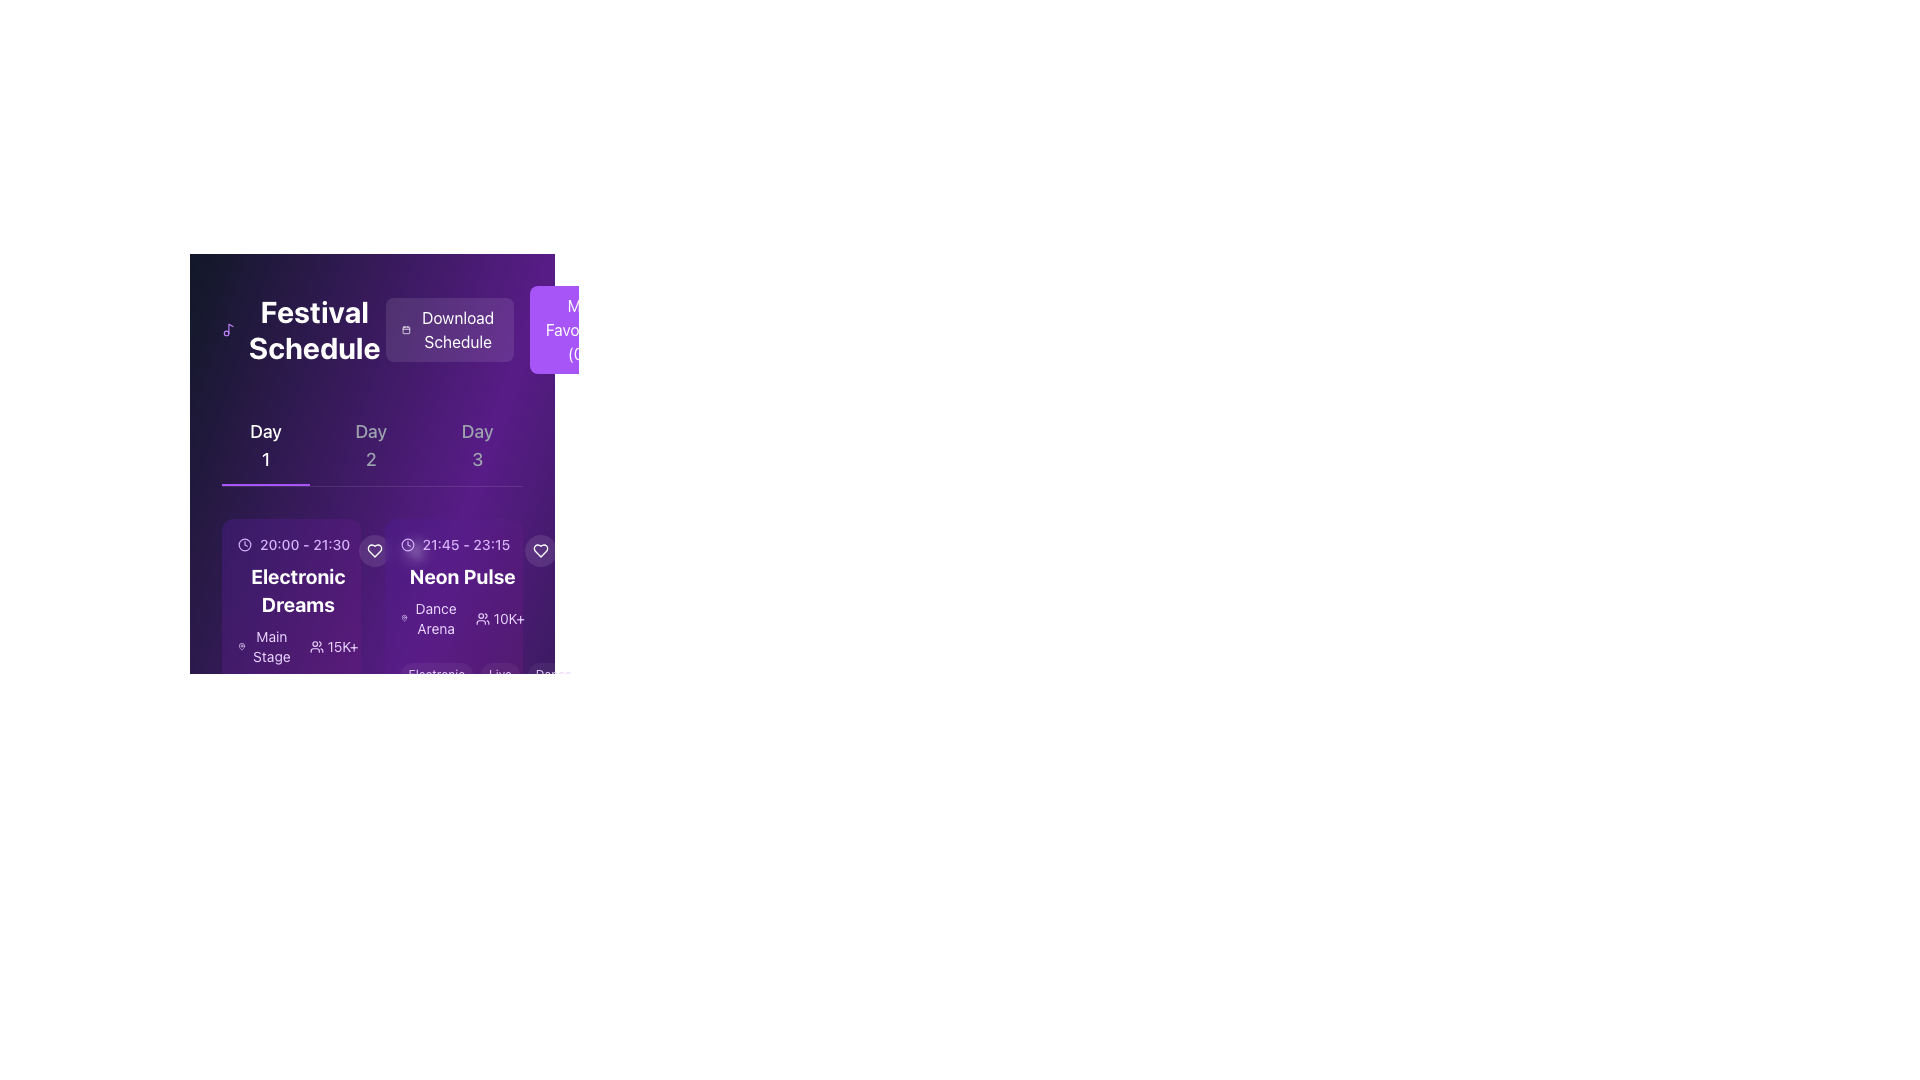 The width and height of the screenshot is (1920, 1080). Describe the element at coordinates (371, 445) in the screenshot. I see `the 'Day 2' Tab button, which is the second in a series of three horizontally aligned text elements labeled 'Day 1', 'Day 2', and 'Day 3' on a purple background` at that location.